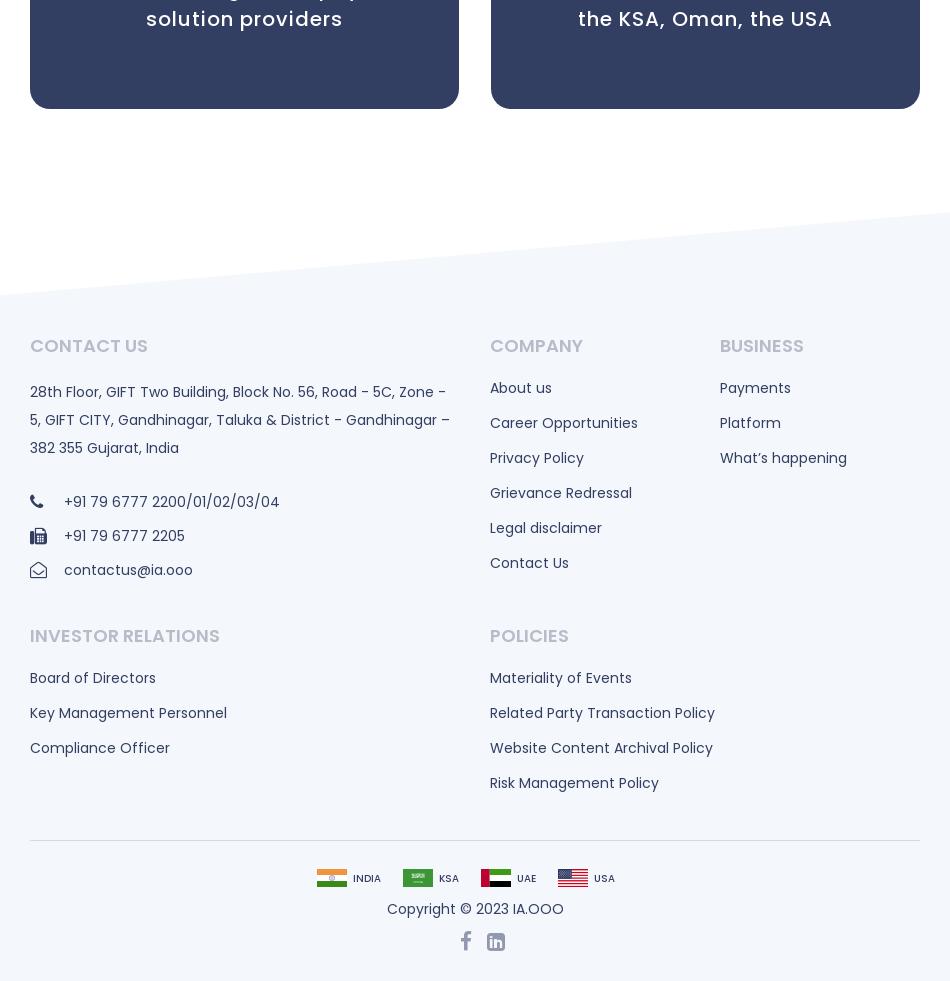 The width and height of the screenshot is (950, 981). I want to click on 'BUSINESS', so click(760, 344).